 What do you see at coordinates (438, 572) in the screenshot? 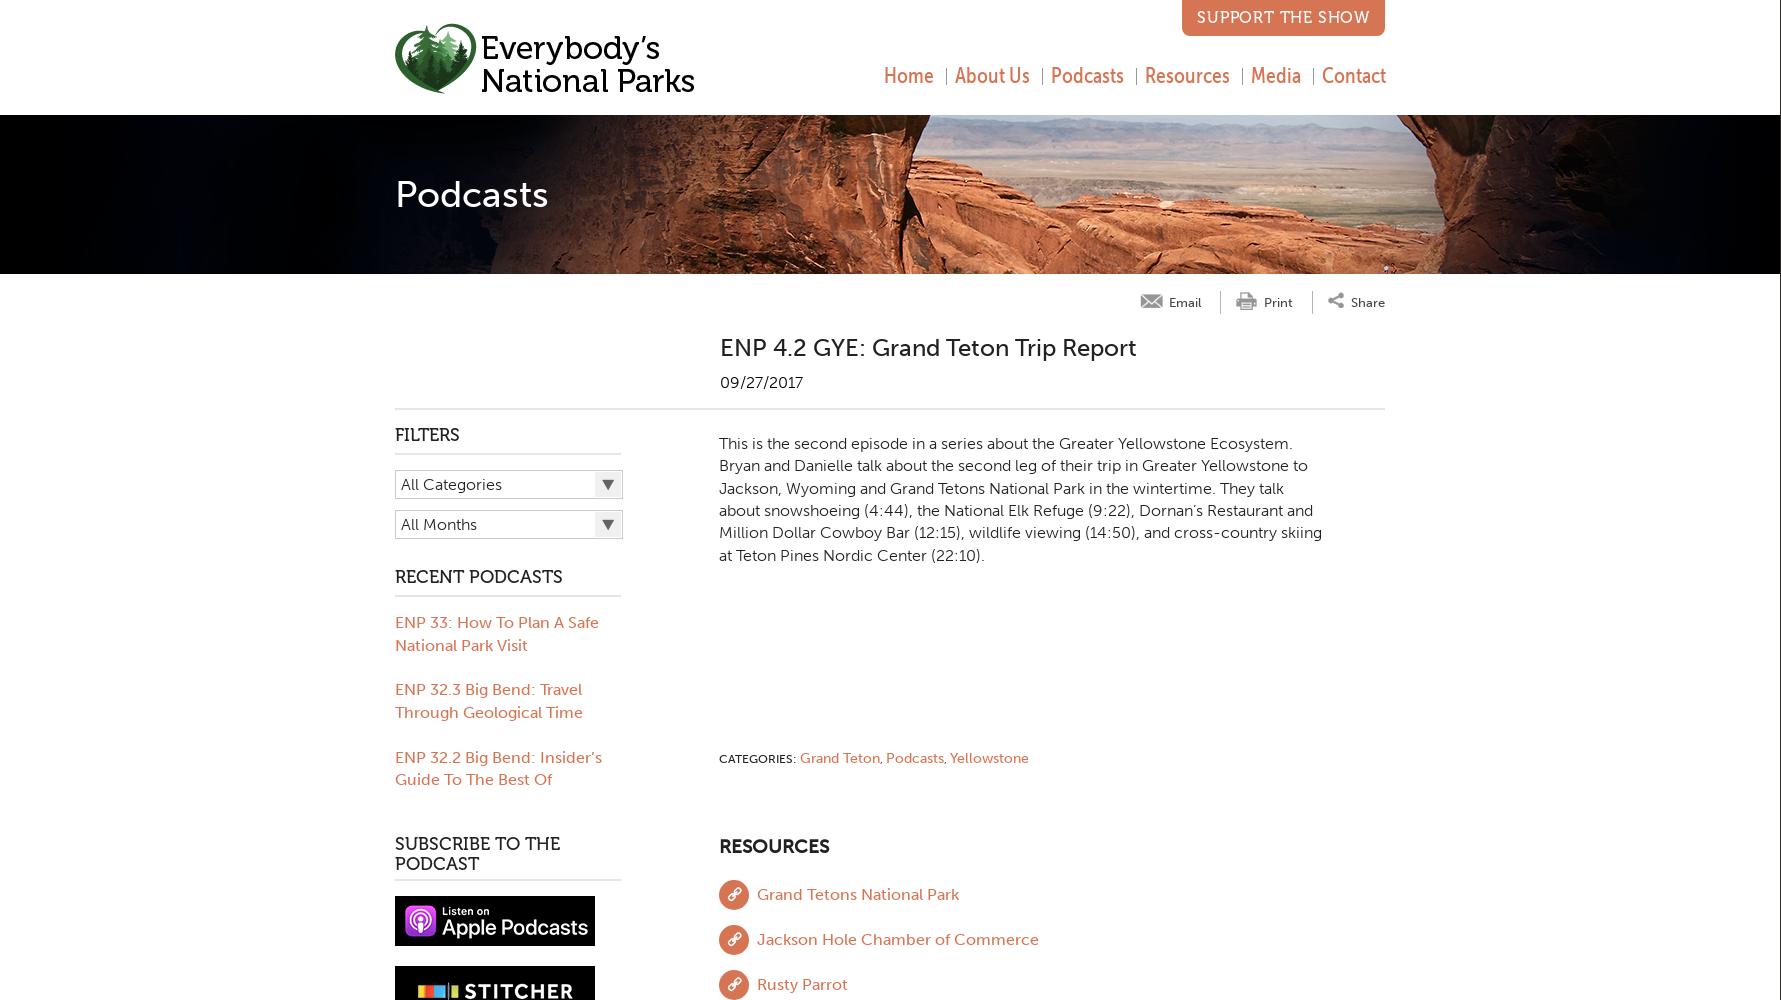
I see `'August 2020'` at bounding box center [438, 572].